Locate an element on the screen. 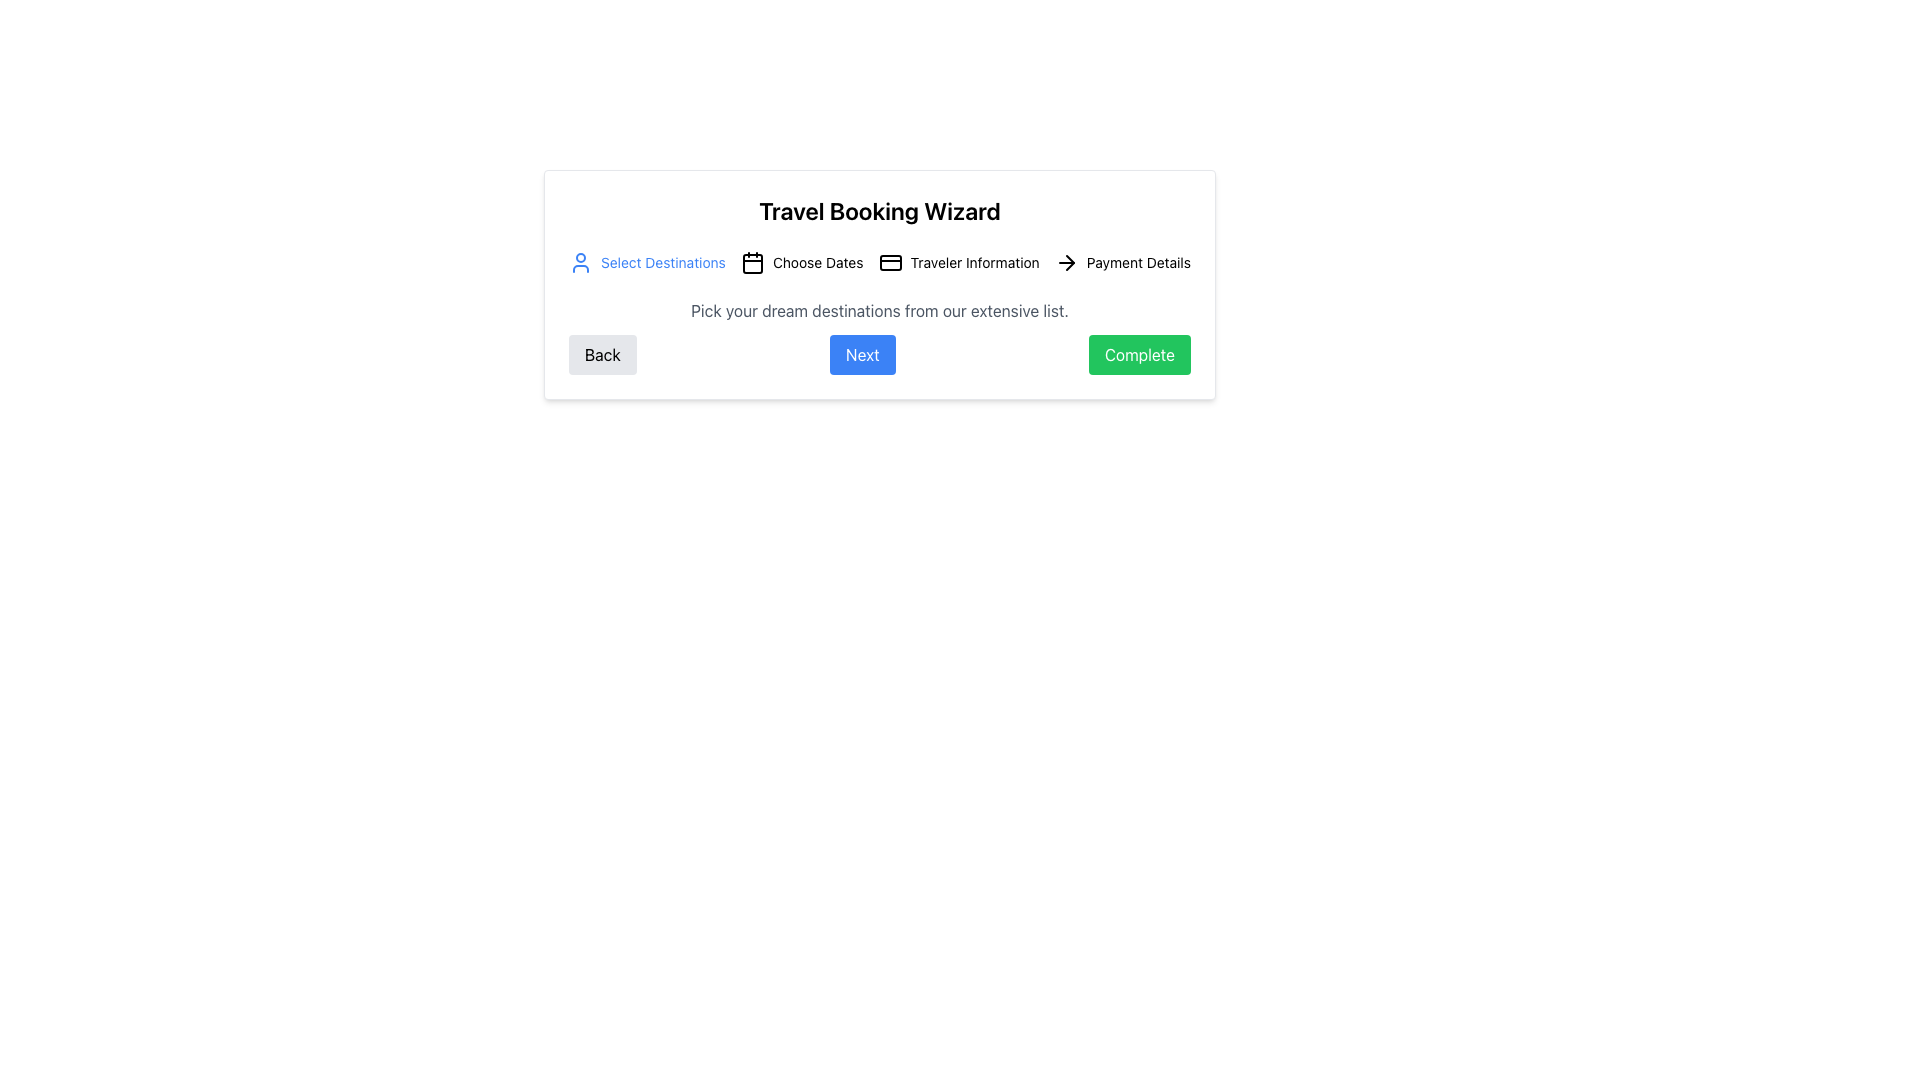 The height and width of the screenshot is (1080, 1920). the 'Choose Dates' label, which is the second navigation label in the sequence is located at coordinates (802, 261).